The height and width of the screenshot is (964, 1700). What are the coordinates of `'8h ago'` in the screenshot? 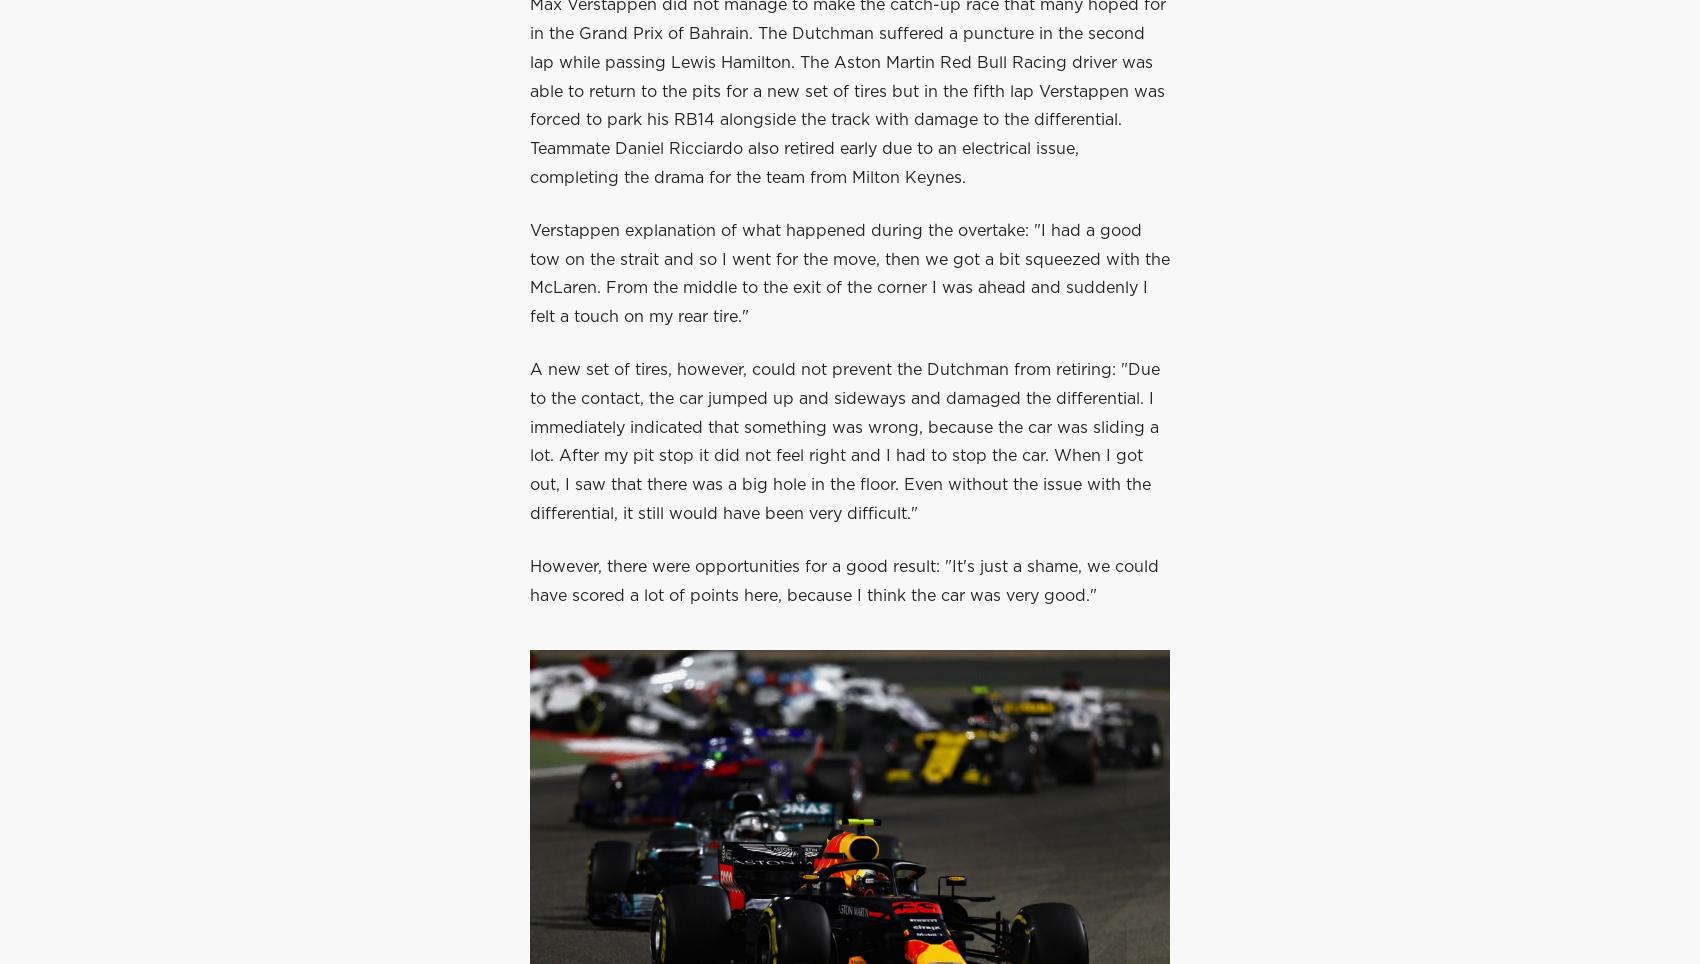 It's located at (427, 381).